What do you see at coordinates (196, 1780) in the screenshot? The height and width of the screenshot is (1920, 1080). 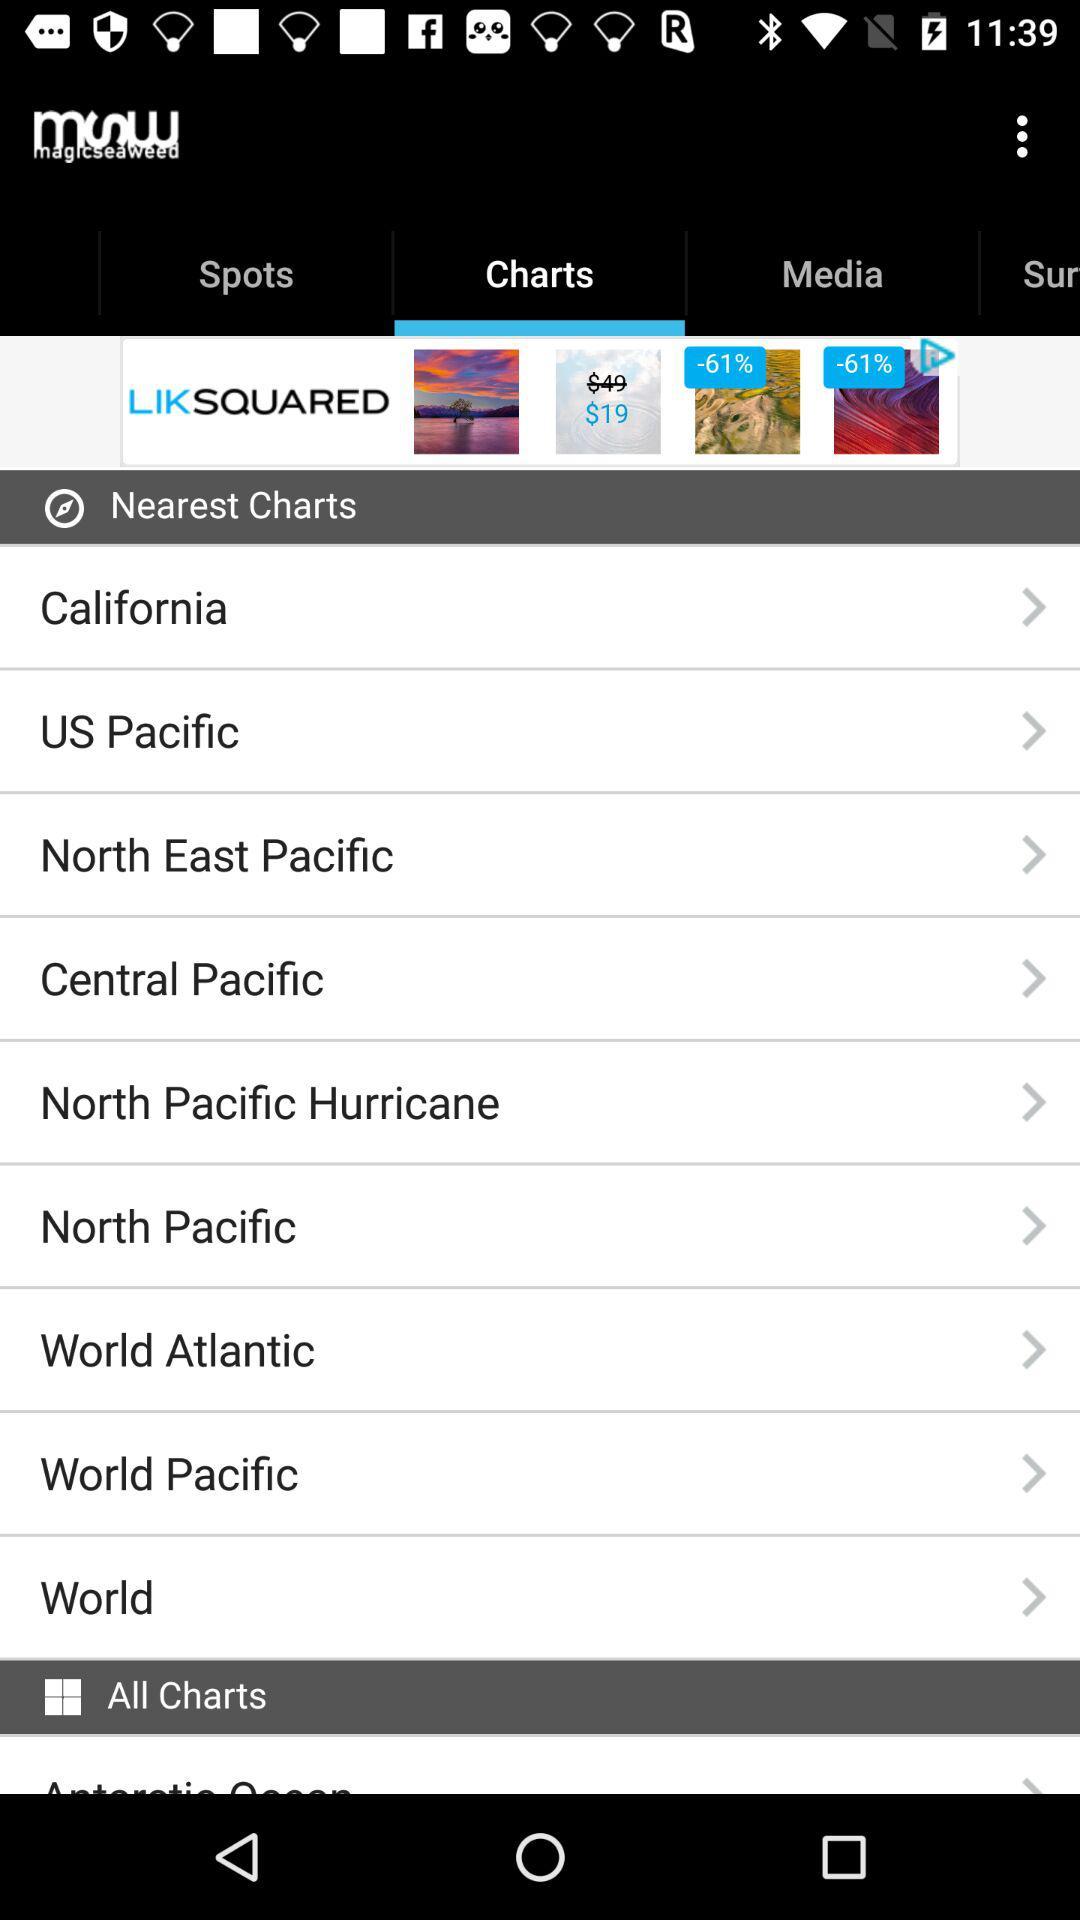 I see `the item below the all charts` at bounding box center [196, 1780].